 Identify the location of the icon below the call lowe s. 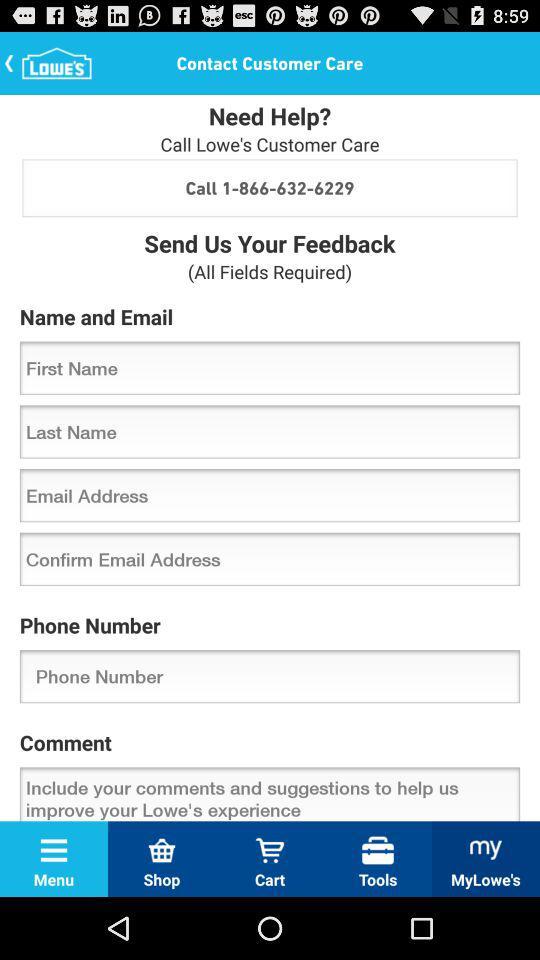
(270, 187).